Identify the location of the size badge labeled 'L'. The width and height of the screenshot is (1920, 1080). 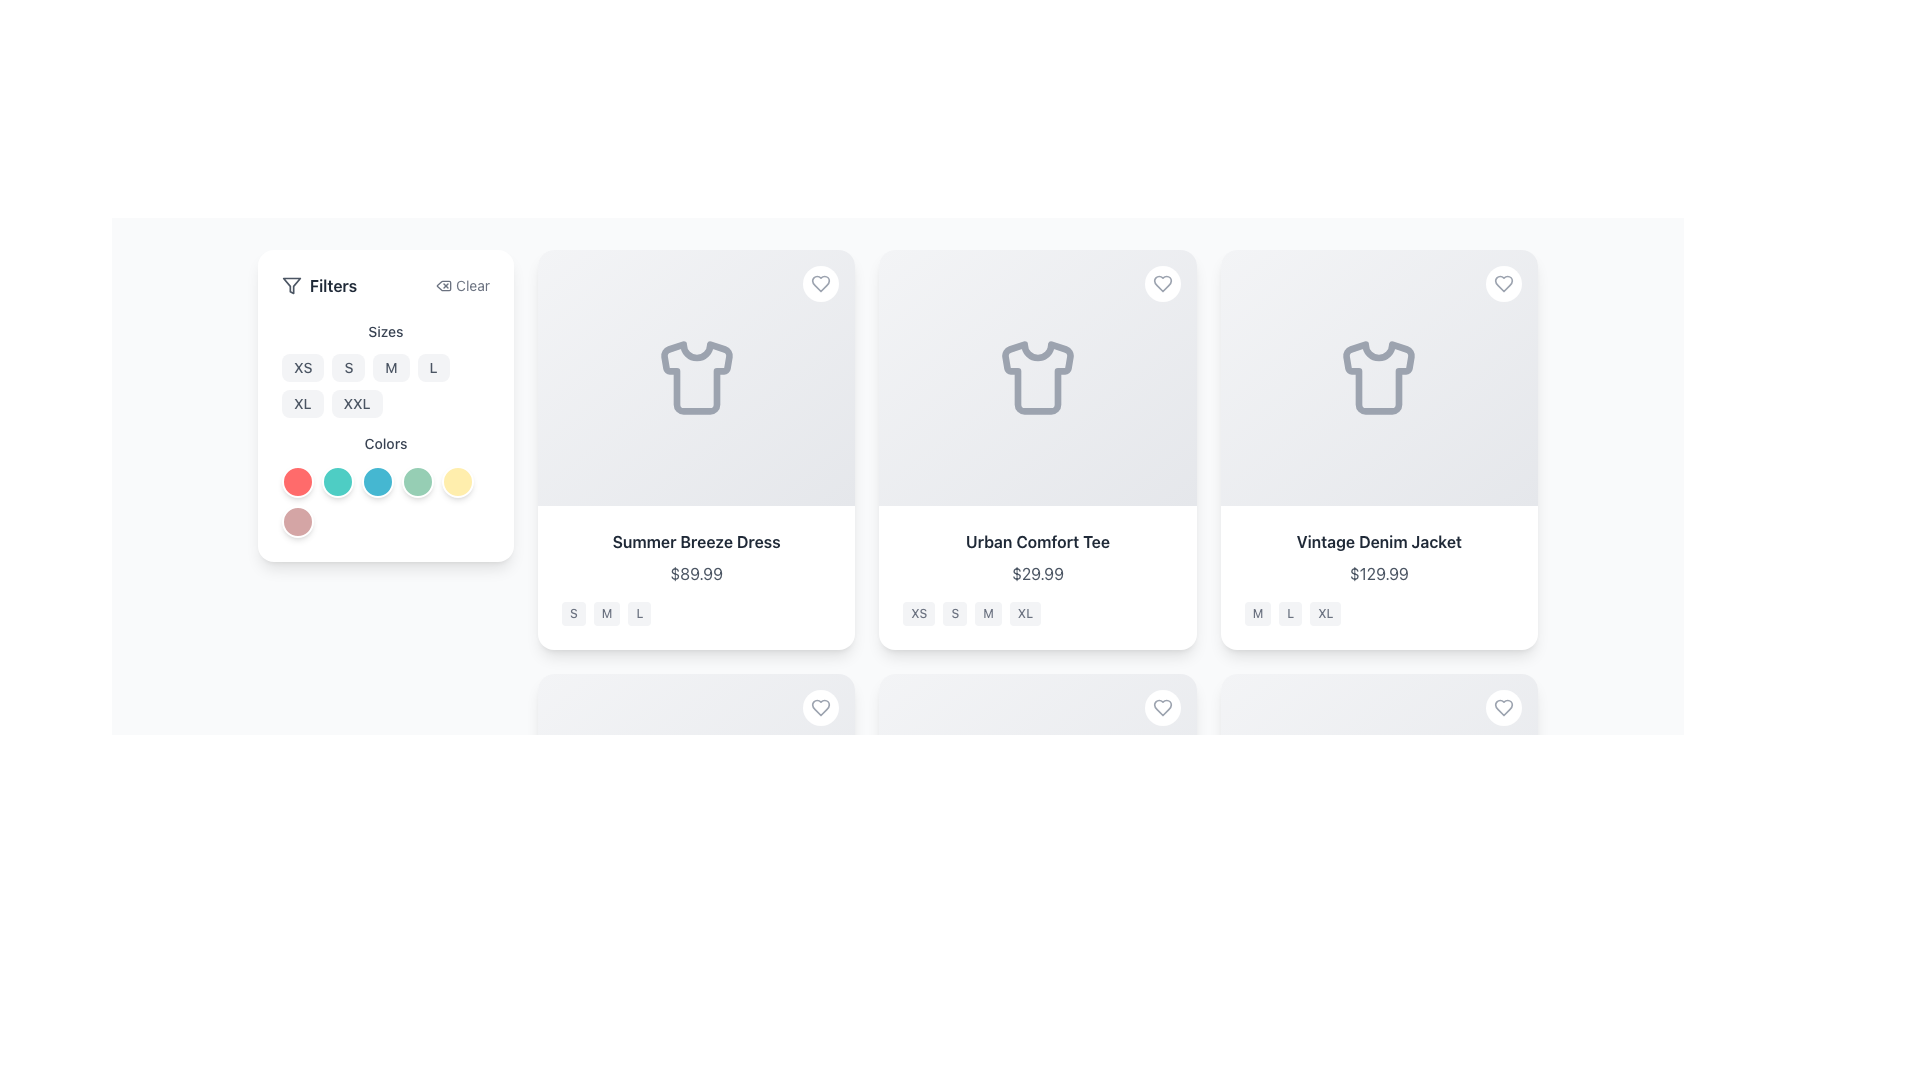
(1290, 612).